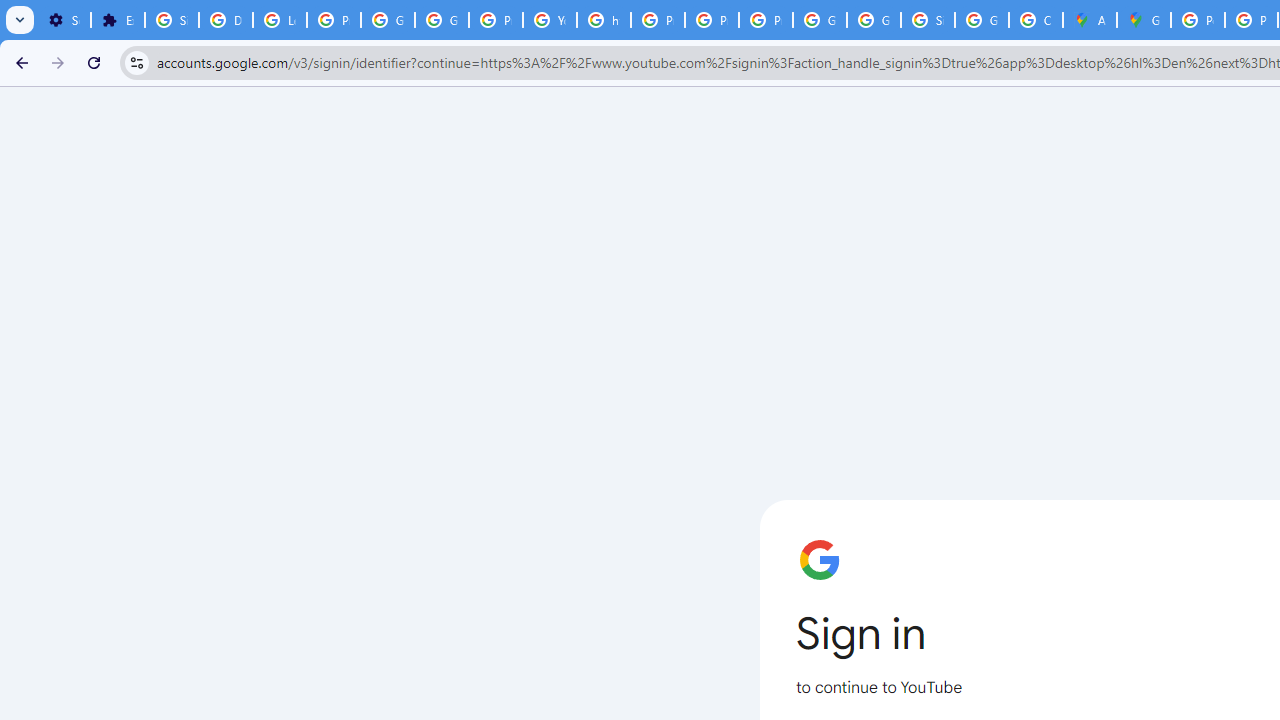 Image resolution: width=1280 pixels, height=720 pixels. I want to click on 'Sign in - Google Accounts', so click(927, 20).